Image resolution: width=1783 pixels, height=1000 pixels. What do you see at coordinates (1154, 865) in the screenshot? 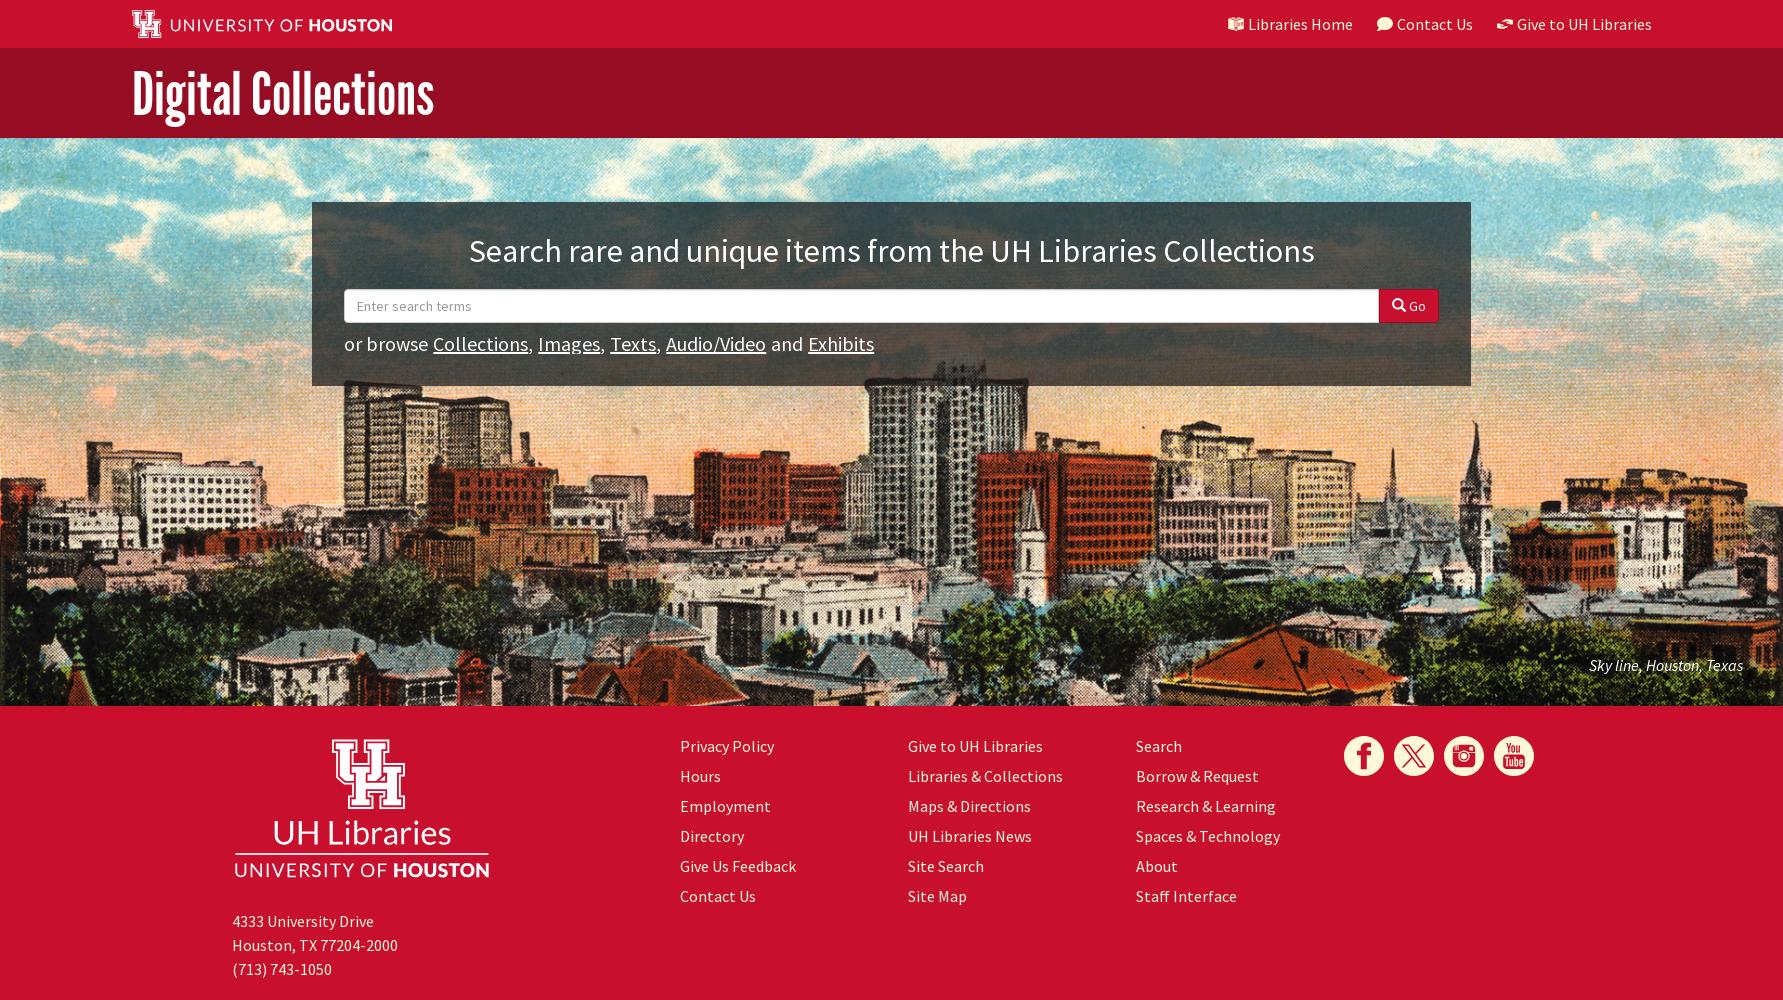
I see `'About'` at bounding box center [1154, 865].